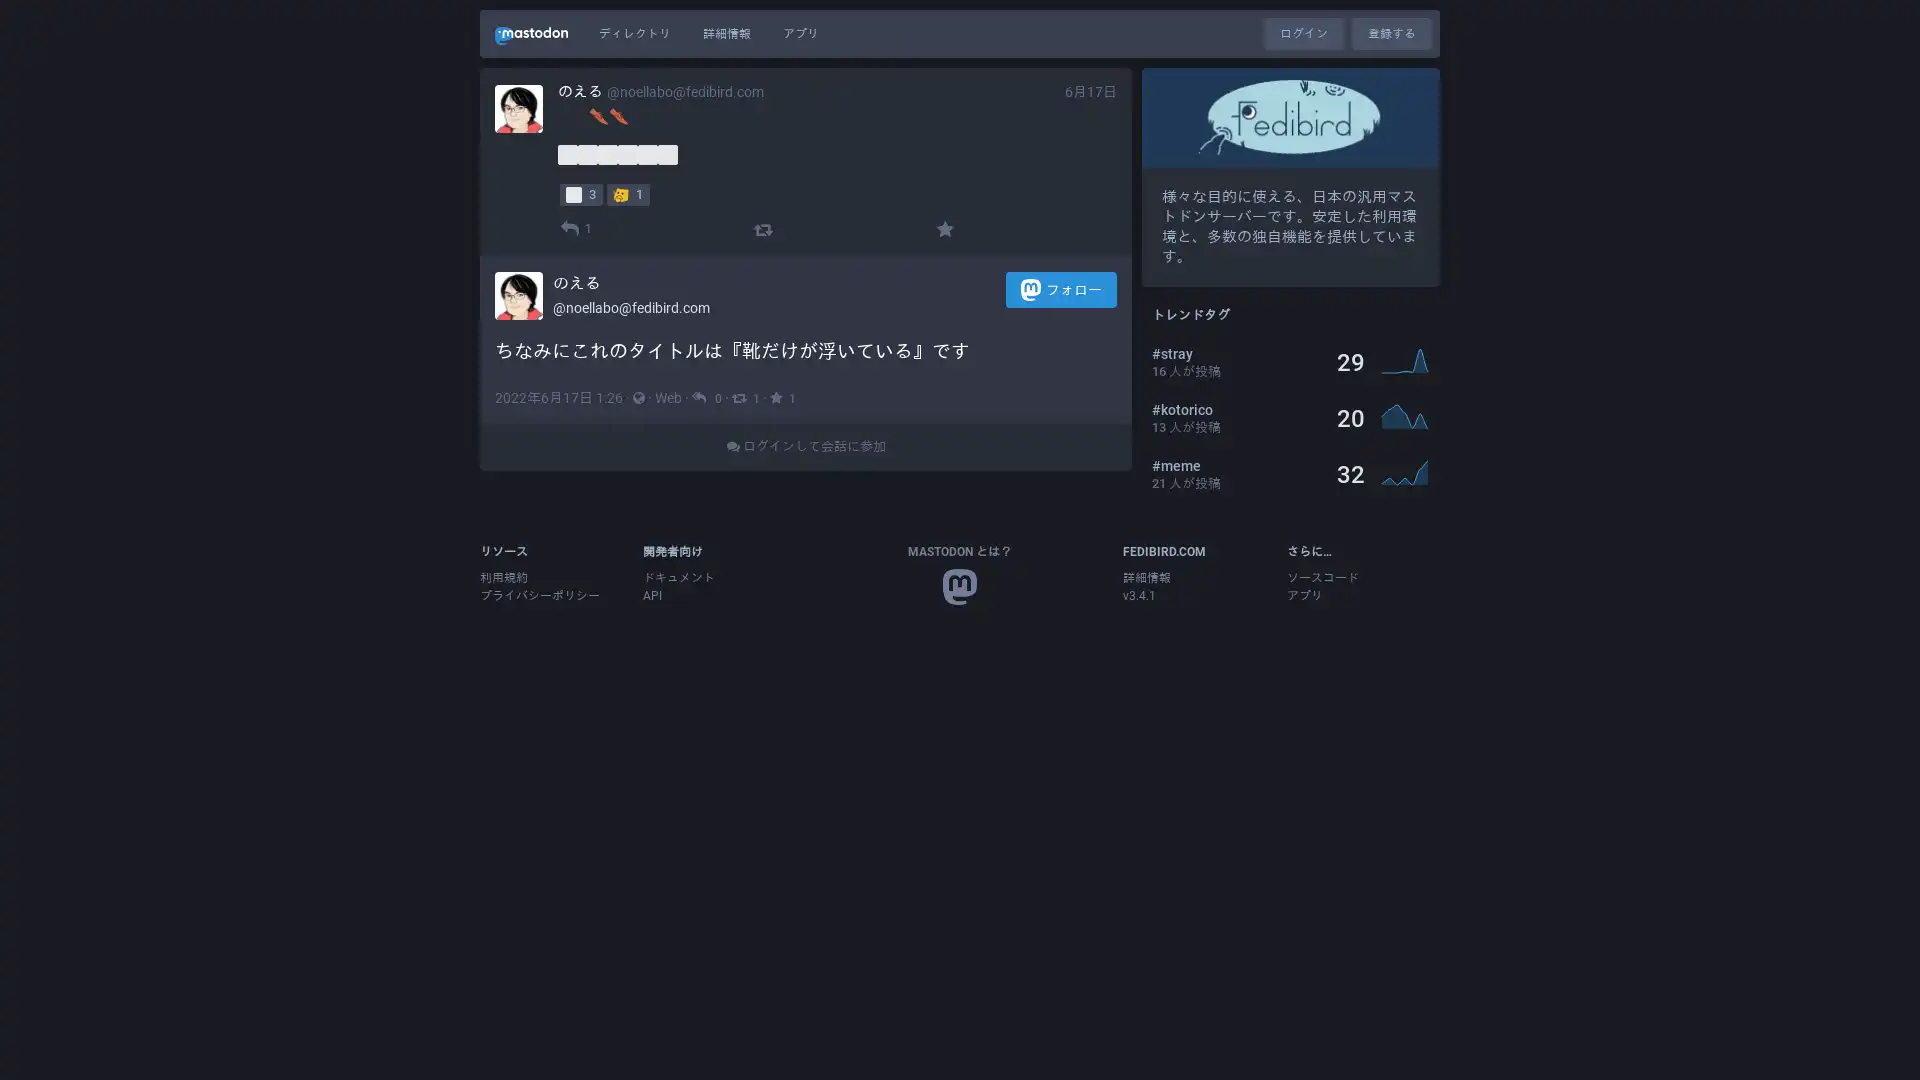 The width and height of the screenshot is (1920, 1080). I want to click on 3, so click(580, 193).